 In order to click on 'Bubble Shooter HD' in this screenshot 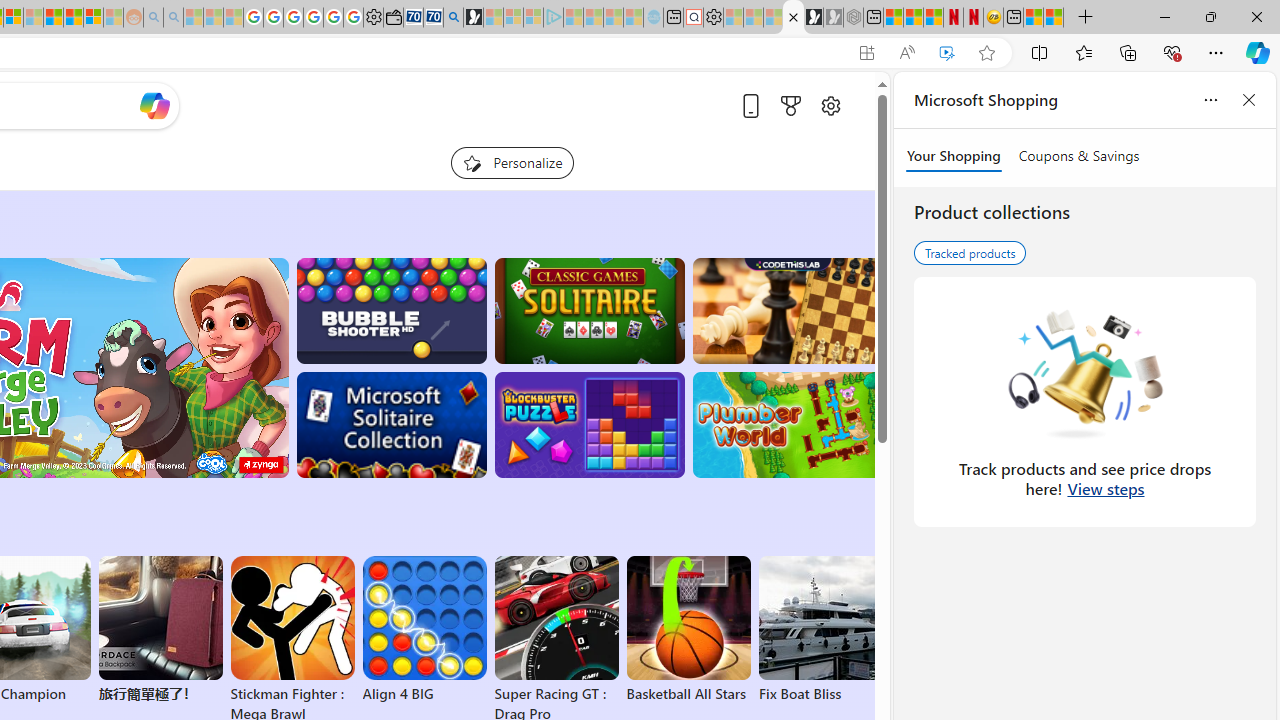, I will do `click(391, 311)`.